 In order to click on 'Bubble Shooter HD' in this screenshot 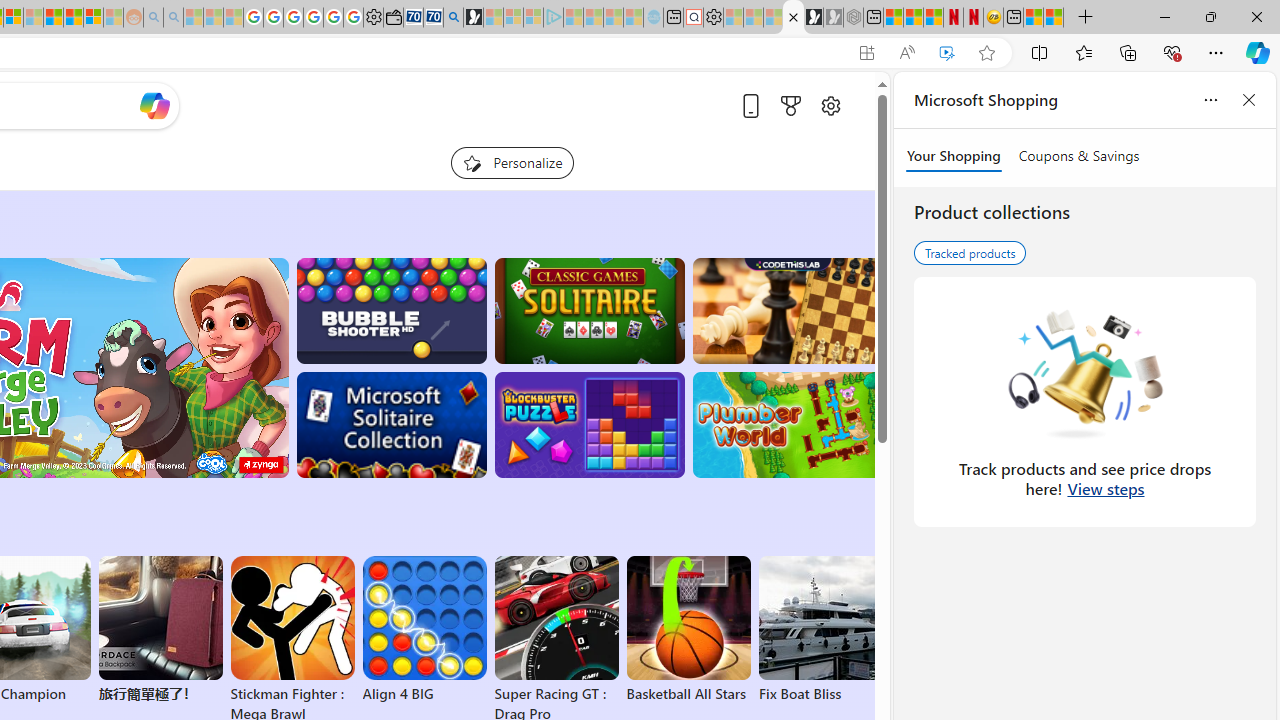, I will do `click(391, 311)`.